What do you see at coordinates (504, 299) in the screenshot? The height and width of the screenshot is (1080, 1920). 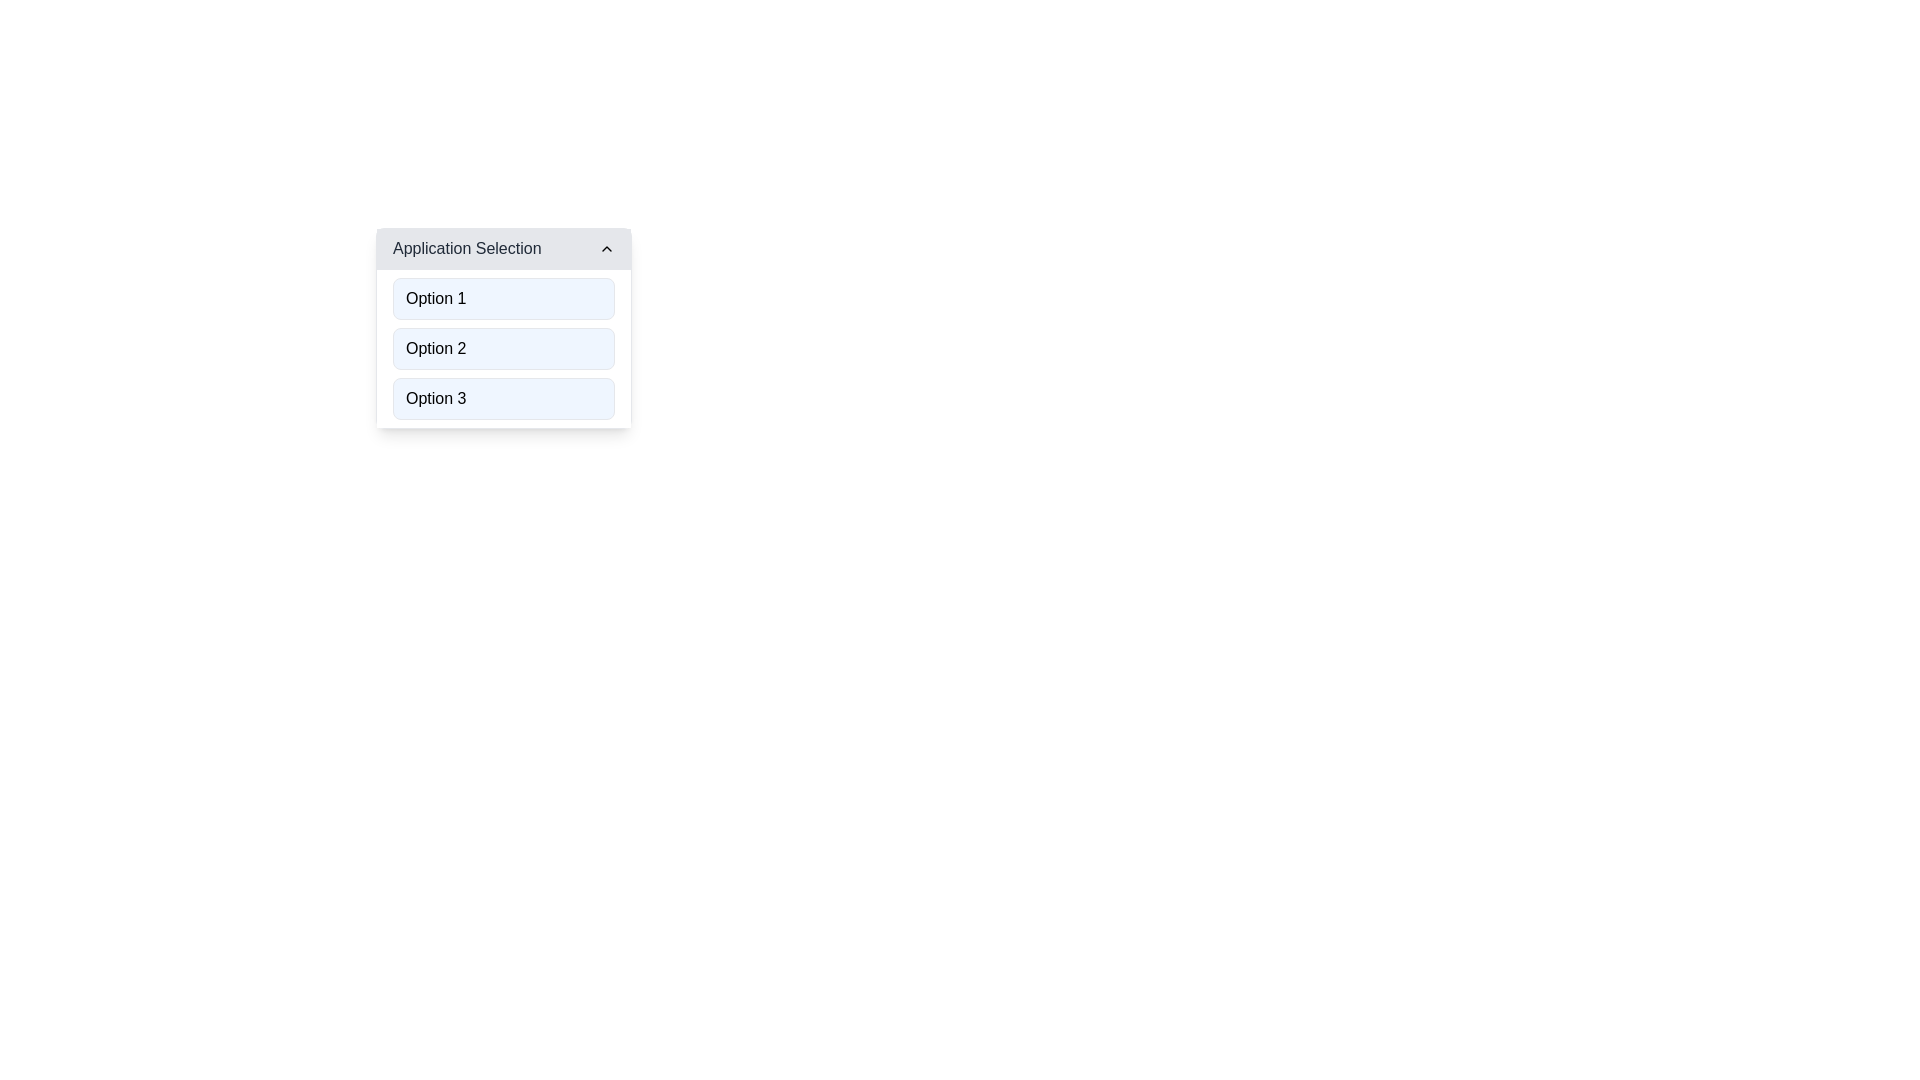 I see `the button labeled 'Option 1' with a light blue background and rounded border` at bounding box center [504, 299].